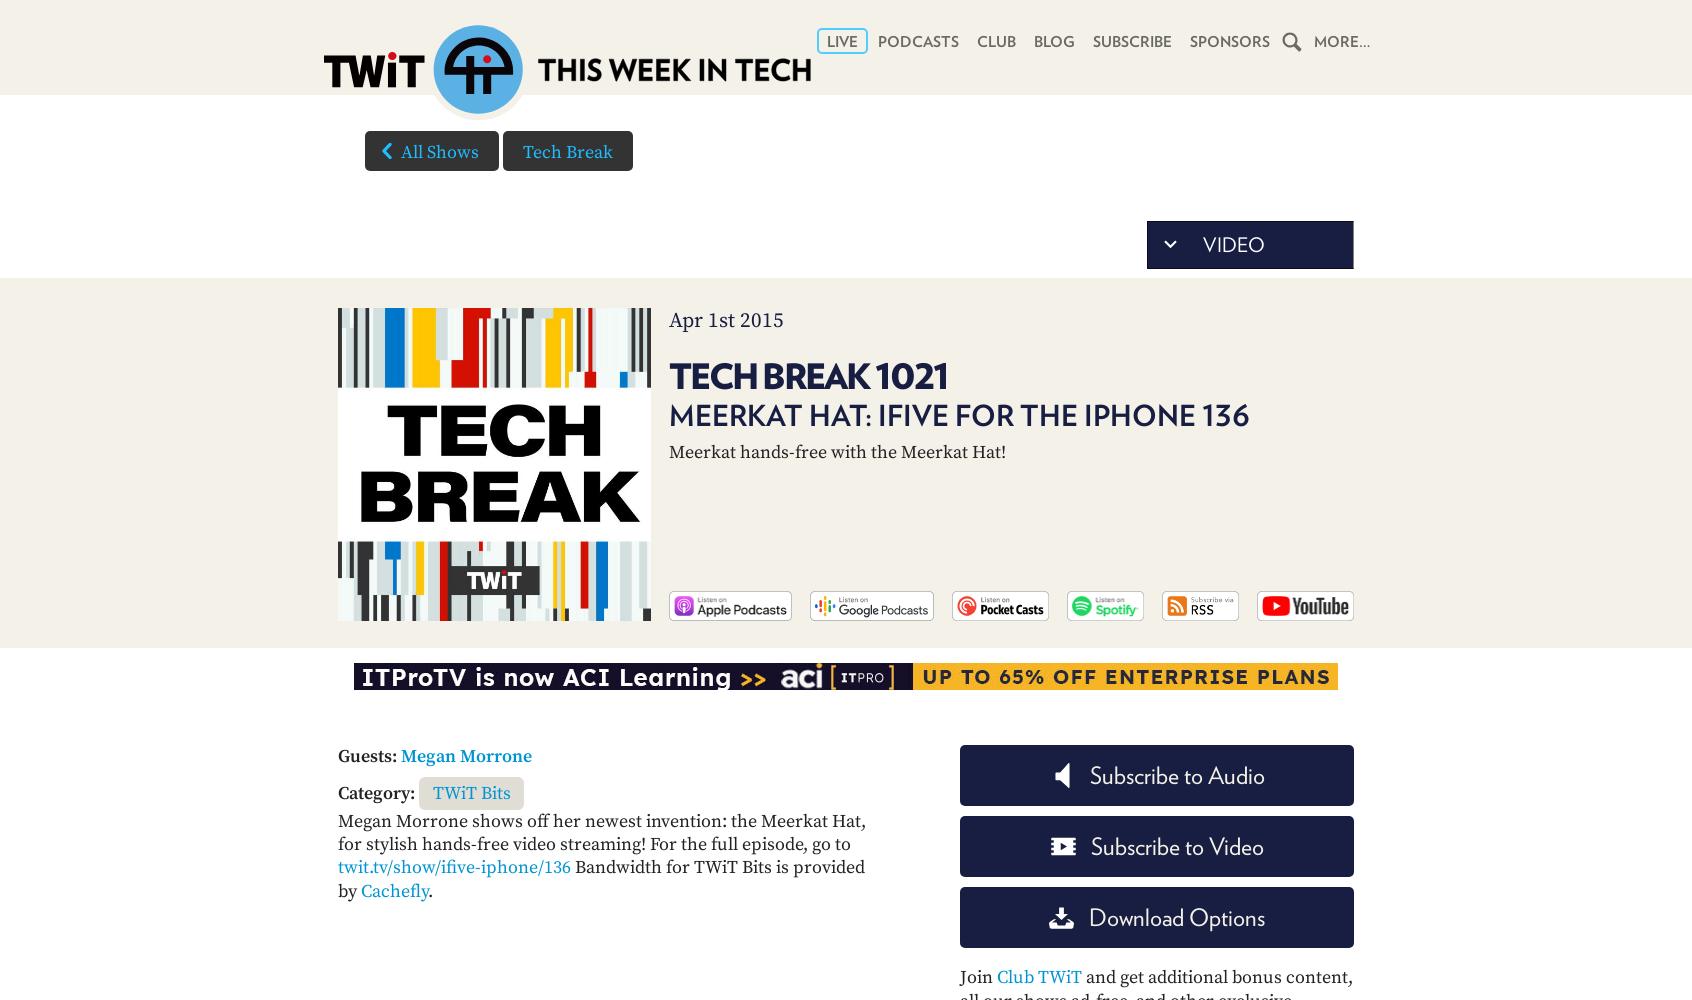 The image size is (1692, 1000). I want to click on 'twit.tv/show/ifive-iphone/136', so click(453, 866).